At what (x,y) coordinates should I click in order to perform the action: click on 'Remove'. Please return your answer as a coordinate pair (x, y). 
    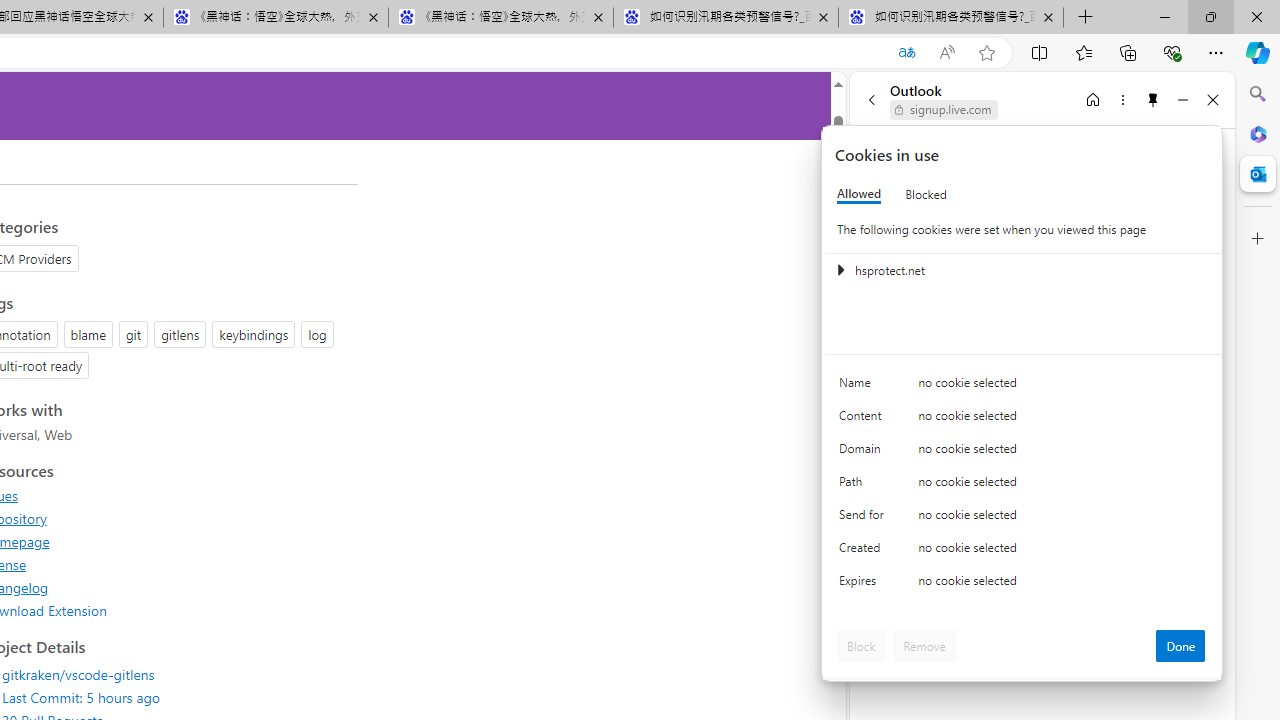
    Looking at the image, I should click on (923, 645).